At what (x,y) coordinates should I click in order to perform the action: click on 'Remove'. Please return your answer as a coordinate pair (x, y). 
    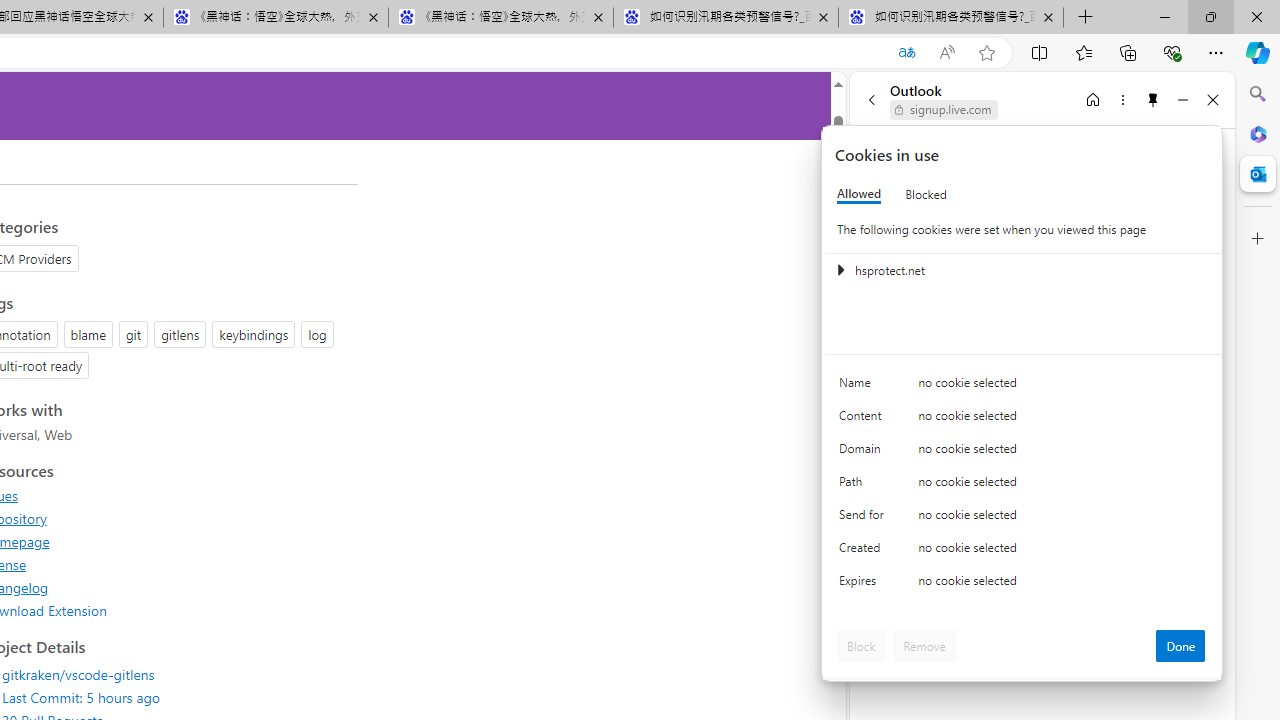
    Looking at the image, I should click on (923, 645).